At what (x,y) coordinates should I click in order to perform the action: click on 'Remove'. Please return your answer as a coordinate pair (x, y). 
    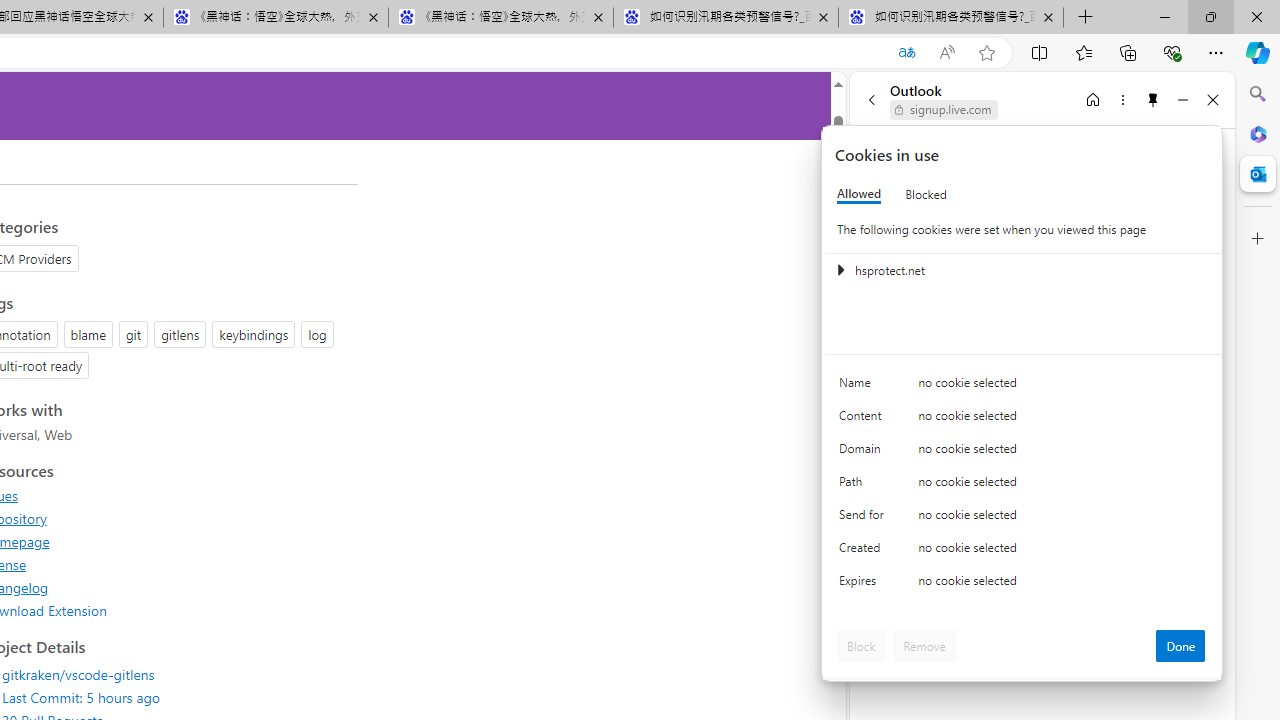
    Looking at the image, I should click on (923, 645).